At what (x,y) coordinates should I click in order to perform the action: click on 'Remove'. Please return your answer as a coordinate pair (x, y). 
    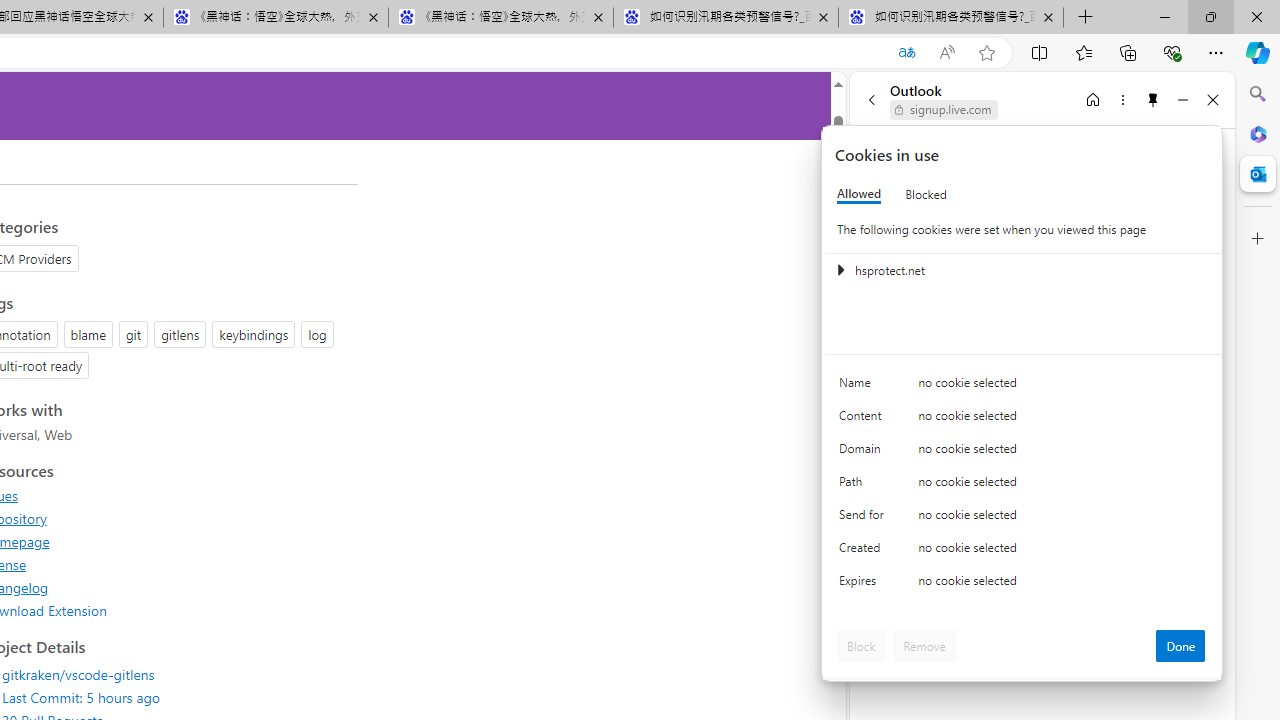
    Looking at the image, I should click on (923, 645).